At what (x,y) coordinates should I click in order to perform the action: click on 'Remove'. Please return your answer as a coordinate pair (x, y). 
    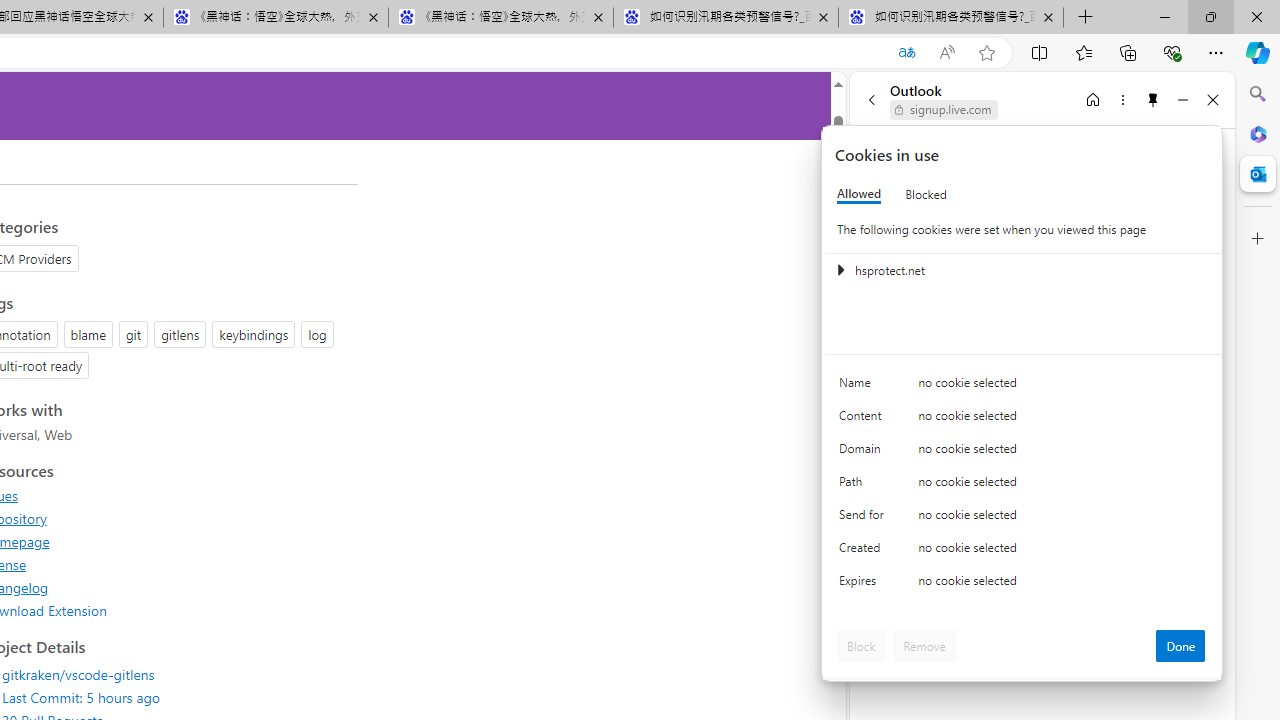
    Looking at the image, I should click on (923, 645).